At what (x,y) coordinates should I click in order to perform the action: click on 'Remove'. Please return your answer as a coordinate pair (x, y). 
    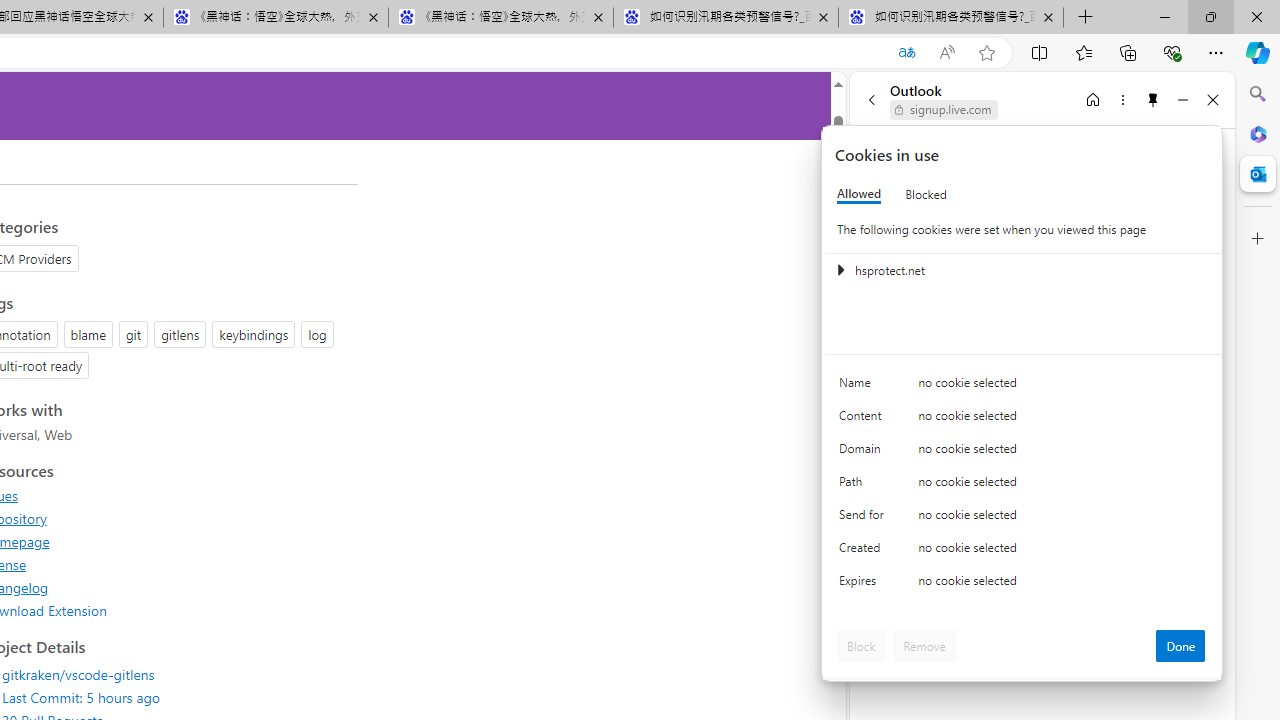
    Looking at the image, I should click on (923, 645).